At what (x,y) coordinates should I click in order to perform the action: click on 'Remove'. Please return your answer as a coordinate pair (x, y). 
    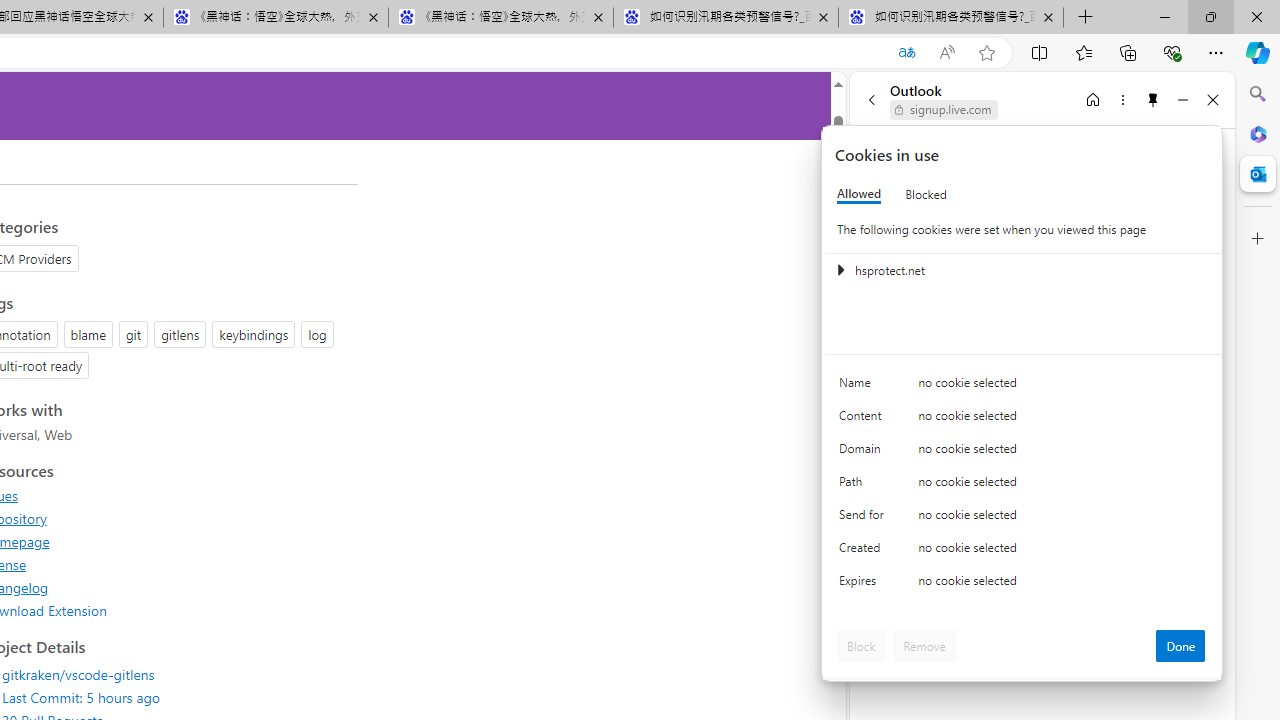
    Looking at the image, I should click on (923, 645).